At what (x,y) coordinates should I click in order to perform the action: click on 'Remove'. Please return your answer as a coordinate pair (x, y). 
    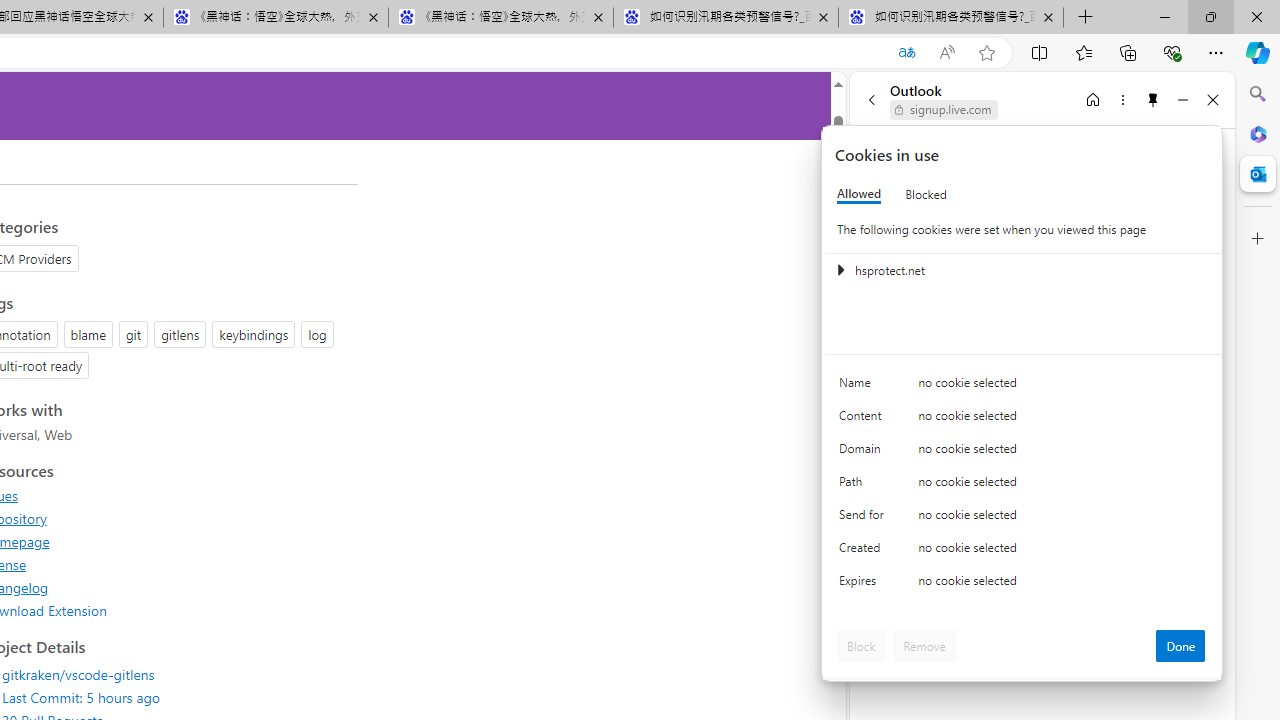
    Looking at the image, I should click on (923, 645).